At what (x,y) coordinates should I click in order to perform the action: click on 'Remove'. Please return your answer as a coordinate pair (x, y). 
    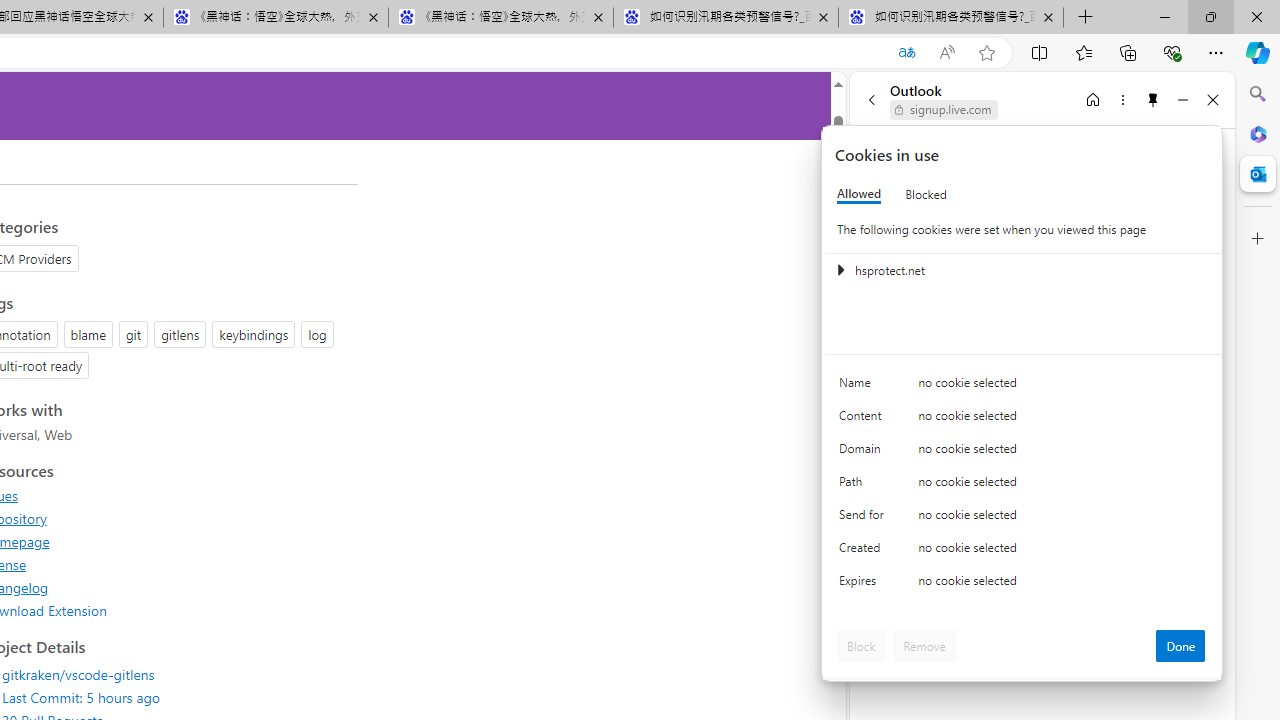
    Looking at the image, I should click on (923, 645).